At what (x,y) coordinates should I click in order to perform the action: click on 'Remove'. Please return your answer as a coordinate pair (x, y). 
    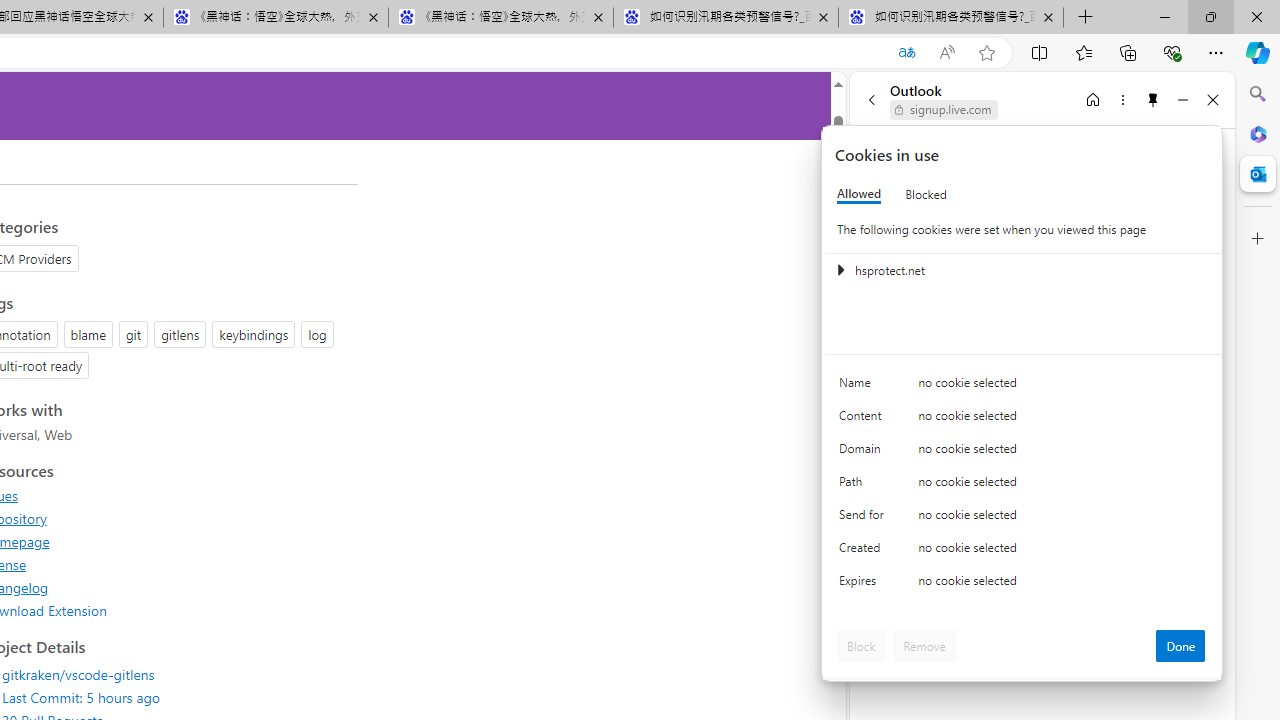
    Looking at the image, I should click on (923, 645).